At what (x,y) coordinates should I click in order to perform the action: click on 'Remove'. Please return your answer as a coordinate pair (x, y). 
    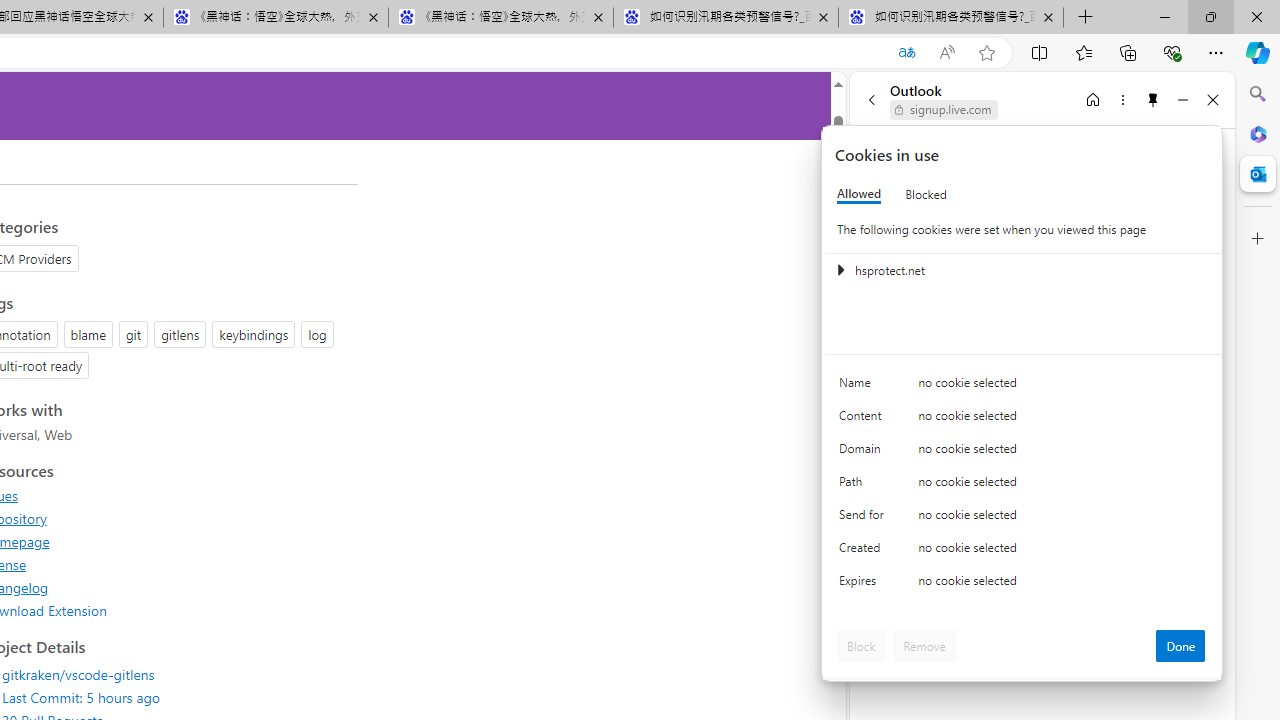
    Looking at the image, I should click on (923, 645).